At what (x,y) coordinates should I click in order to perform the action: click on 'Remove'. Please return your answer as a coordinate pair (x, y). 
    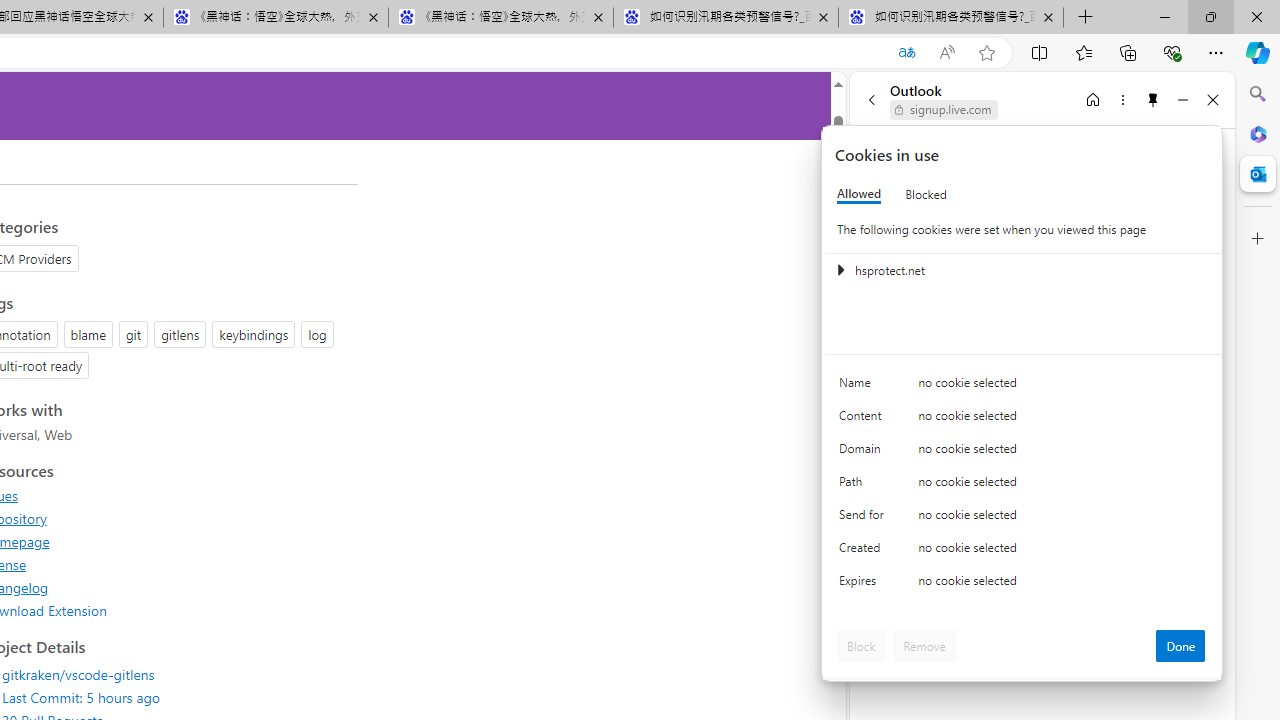
    Looking at the image, I should click on (923, 645).